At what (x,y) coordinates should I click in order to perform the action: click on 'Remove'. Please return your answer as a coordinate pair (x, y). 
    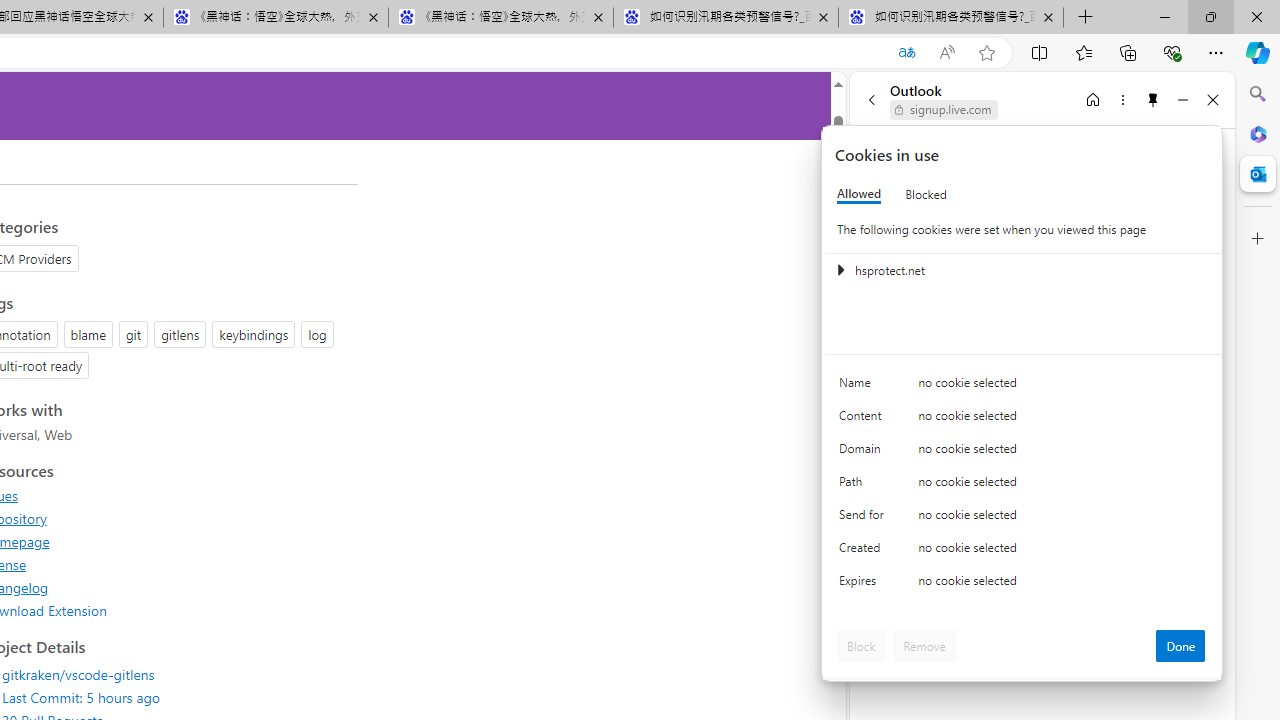
    Looking at the image, I should click on (923, 645).